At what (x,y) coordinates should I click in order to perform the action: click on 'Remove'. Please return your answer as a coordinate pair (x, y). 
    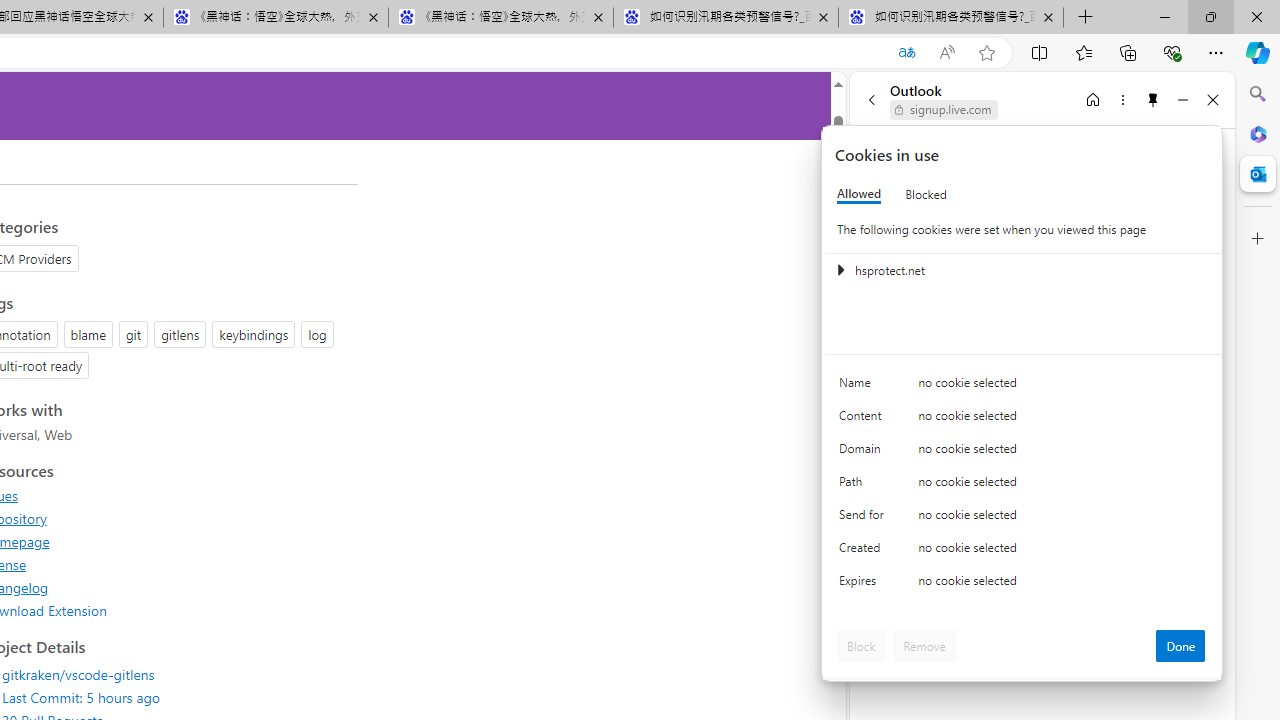
    Looking at the image, I should click on (923, 645).